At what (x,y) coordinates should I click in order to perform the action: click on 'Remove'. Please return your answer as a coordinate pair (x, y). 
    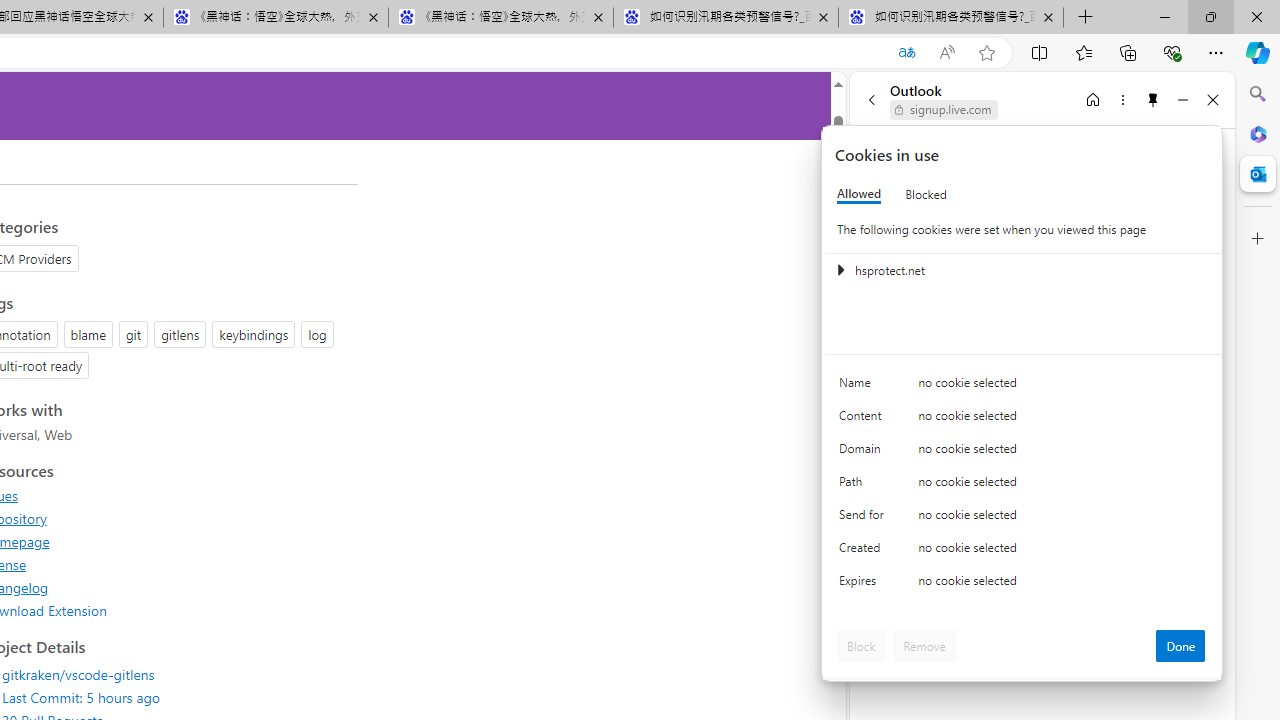
    Looking at the image, I should click on (923, 645).